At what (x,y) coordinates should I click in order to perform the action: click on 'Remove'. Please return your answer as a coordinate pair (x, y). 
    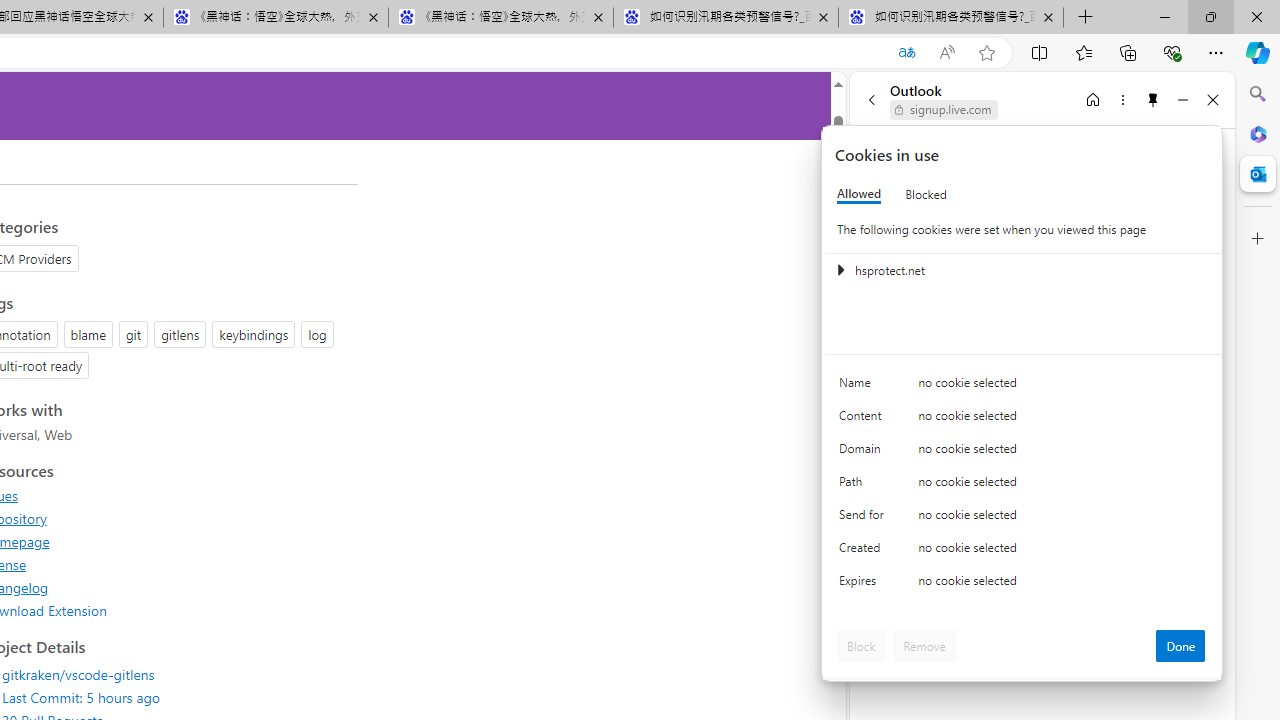
    Looking at the image, I should click on (923, 645).